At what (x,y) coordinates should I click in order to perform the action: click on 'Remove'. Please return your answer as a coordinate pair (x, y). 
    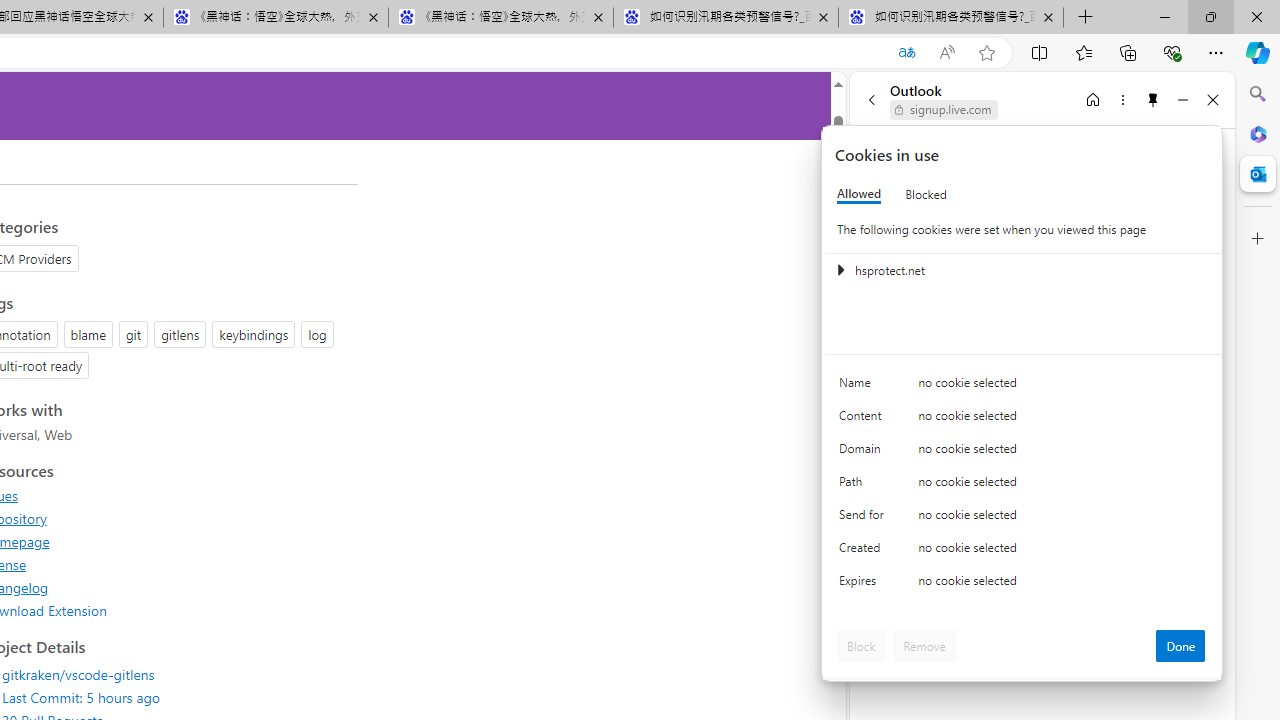
    Looking at the image, I should click on (923, 645).